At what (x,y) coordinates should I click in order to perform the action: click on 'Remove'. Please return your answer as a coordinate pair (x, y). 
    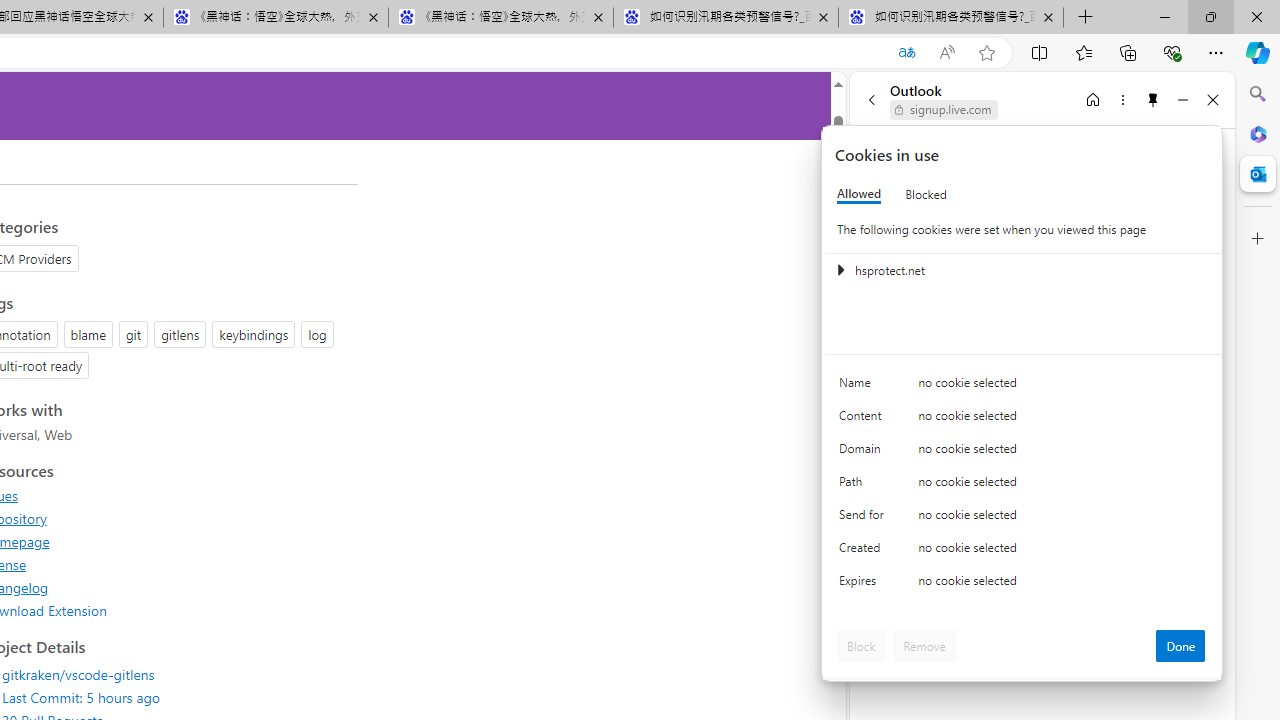
    Looking at the image, I should click on (923, 645).